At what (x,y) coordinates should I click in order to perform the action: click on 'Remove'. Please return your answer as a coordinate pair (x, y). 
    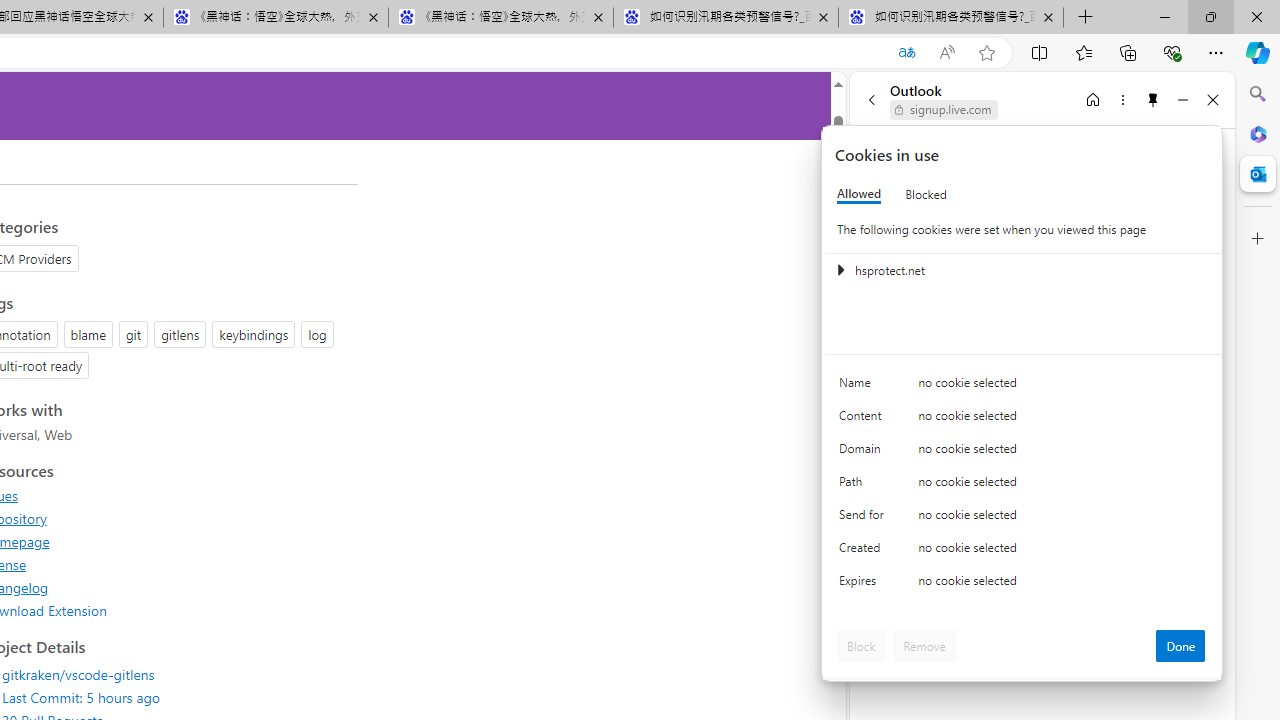
    Looking at the image, I should click on (923, 645).